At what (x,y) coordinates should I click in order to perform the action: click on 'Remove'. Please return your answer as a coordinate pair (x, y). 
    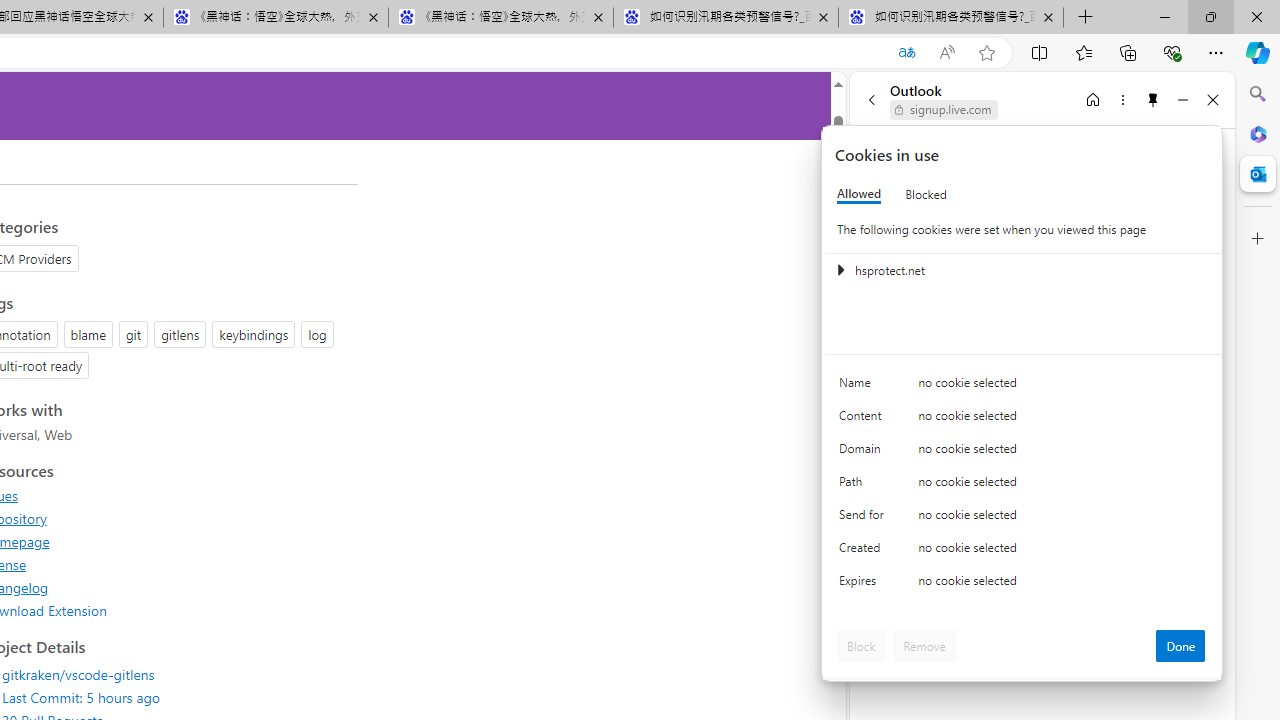
    Looking at the image, I should click on (923, 645).